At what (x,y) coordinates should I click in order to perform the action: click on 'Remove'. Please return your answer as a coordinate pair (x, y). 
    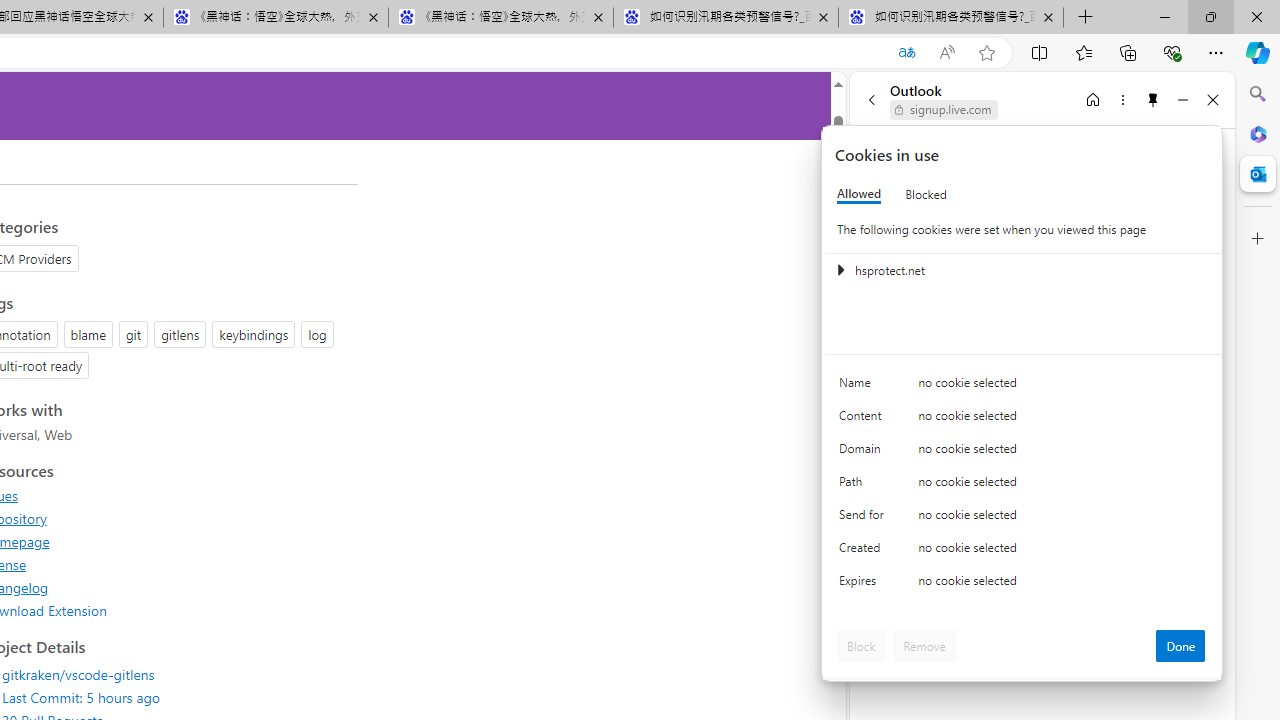
    Looking at the image, I should click on (923, 645).